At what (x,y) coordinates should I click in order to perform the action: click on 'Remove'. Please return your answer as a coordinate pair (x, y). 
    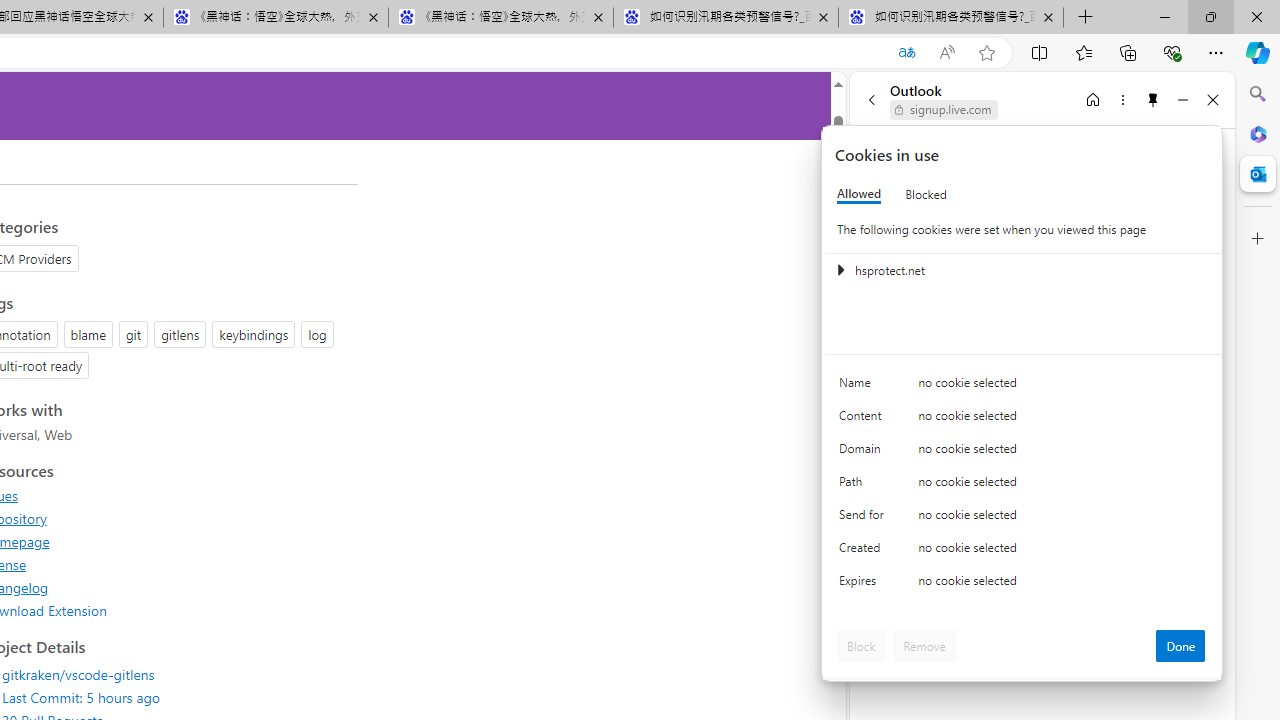
    Looking at the image, I should click on (923, 645).